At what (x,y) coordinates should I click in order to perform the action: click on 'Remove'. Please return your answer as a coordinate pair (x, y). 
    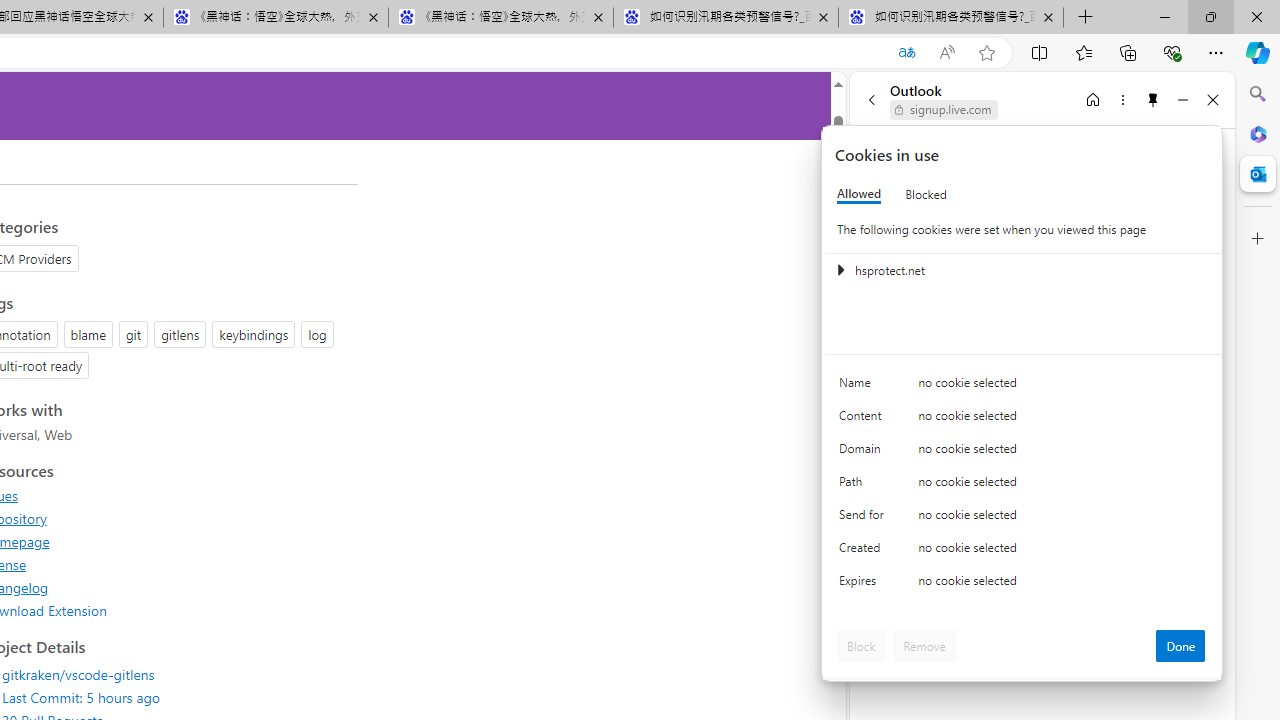
    Looking at the image, I should click on (923, 645).